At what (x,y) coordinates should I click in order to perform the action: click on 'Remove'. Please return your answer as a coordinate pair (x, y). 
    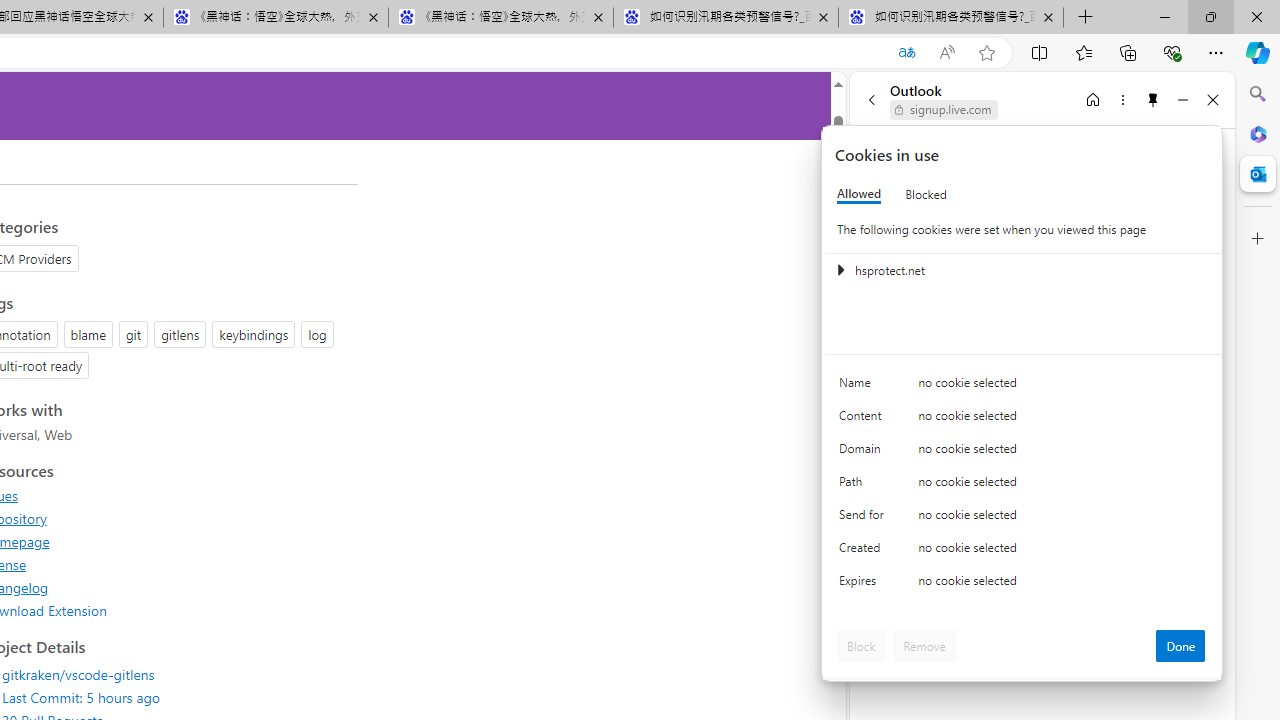
    Looking at the image, I should click on (923, 645).